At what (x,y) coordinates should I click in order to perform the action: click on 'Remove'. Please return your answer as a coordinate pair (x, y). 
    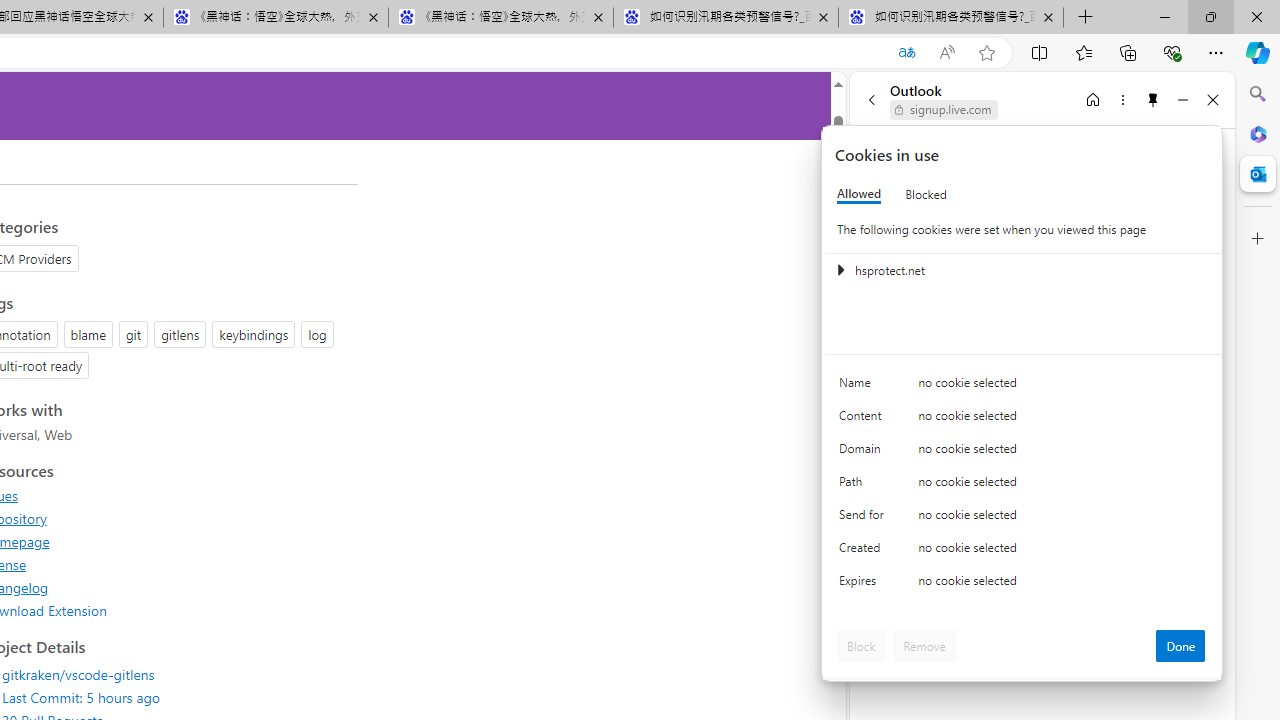
    Looking at the image, I should click on (923, 645).